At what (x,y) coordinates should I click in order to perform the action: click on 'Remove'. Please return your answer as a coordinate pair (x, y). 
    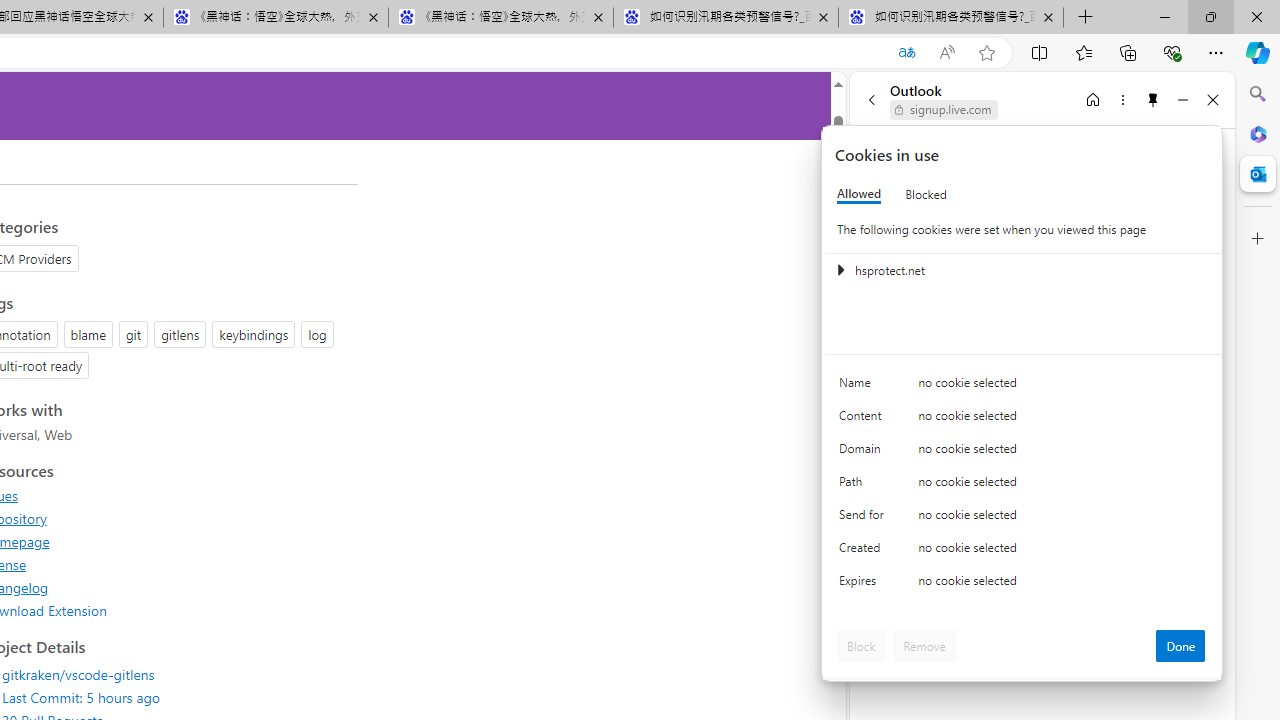
    Looking at the image, I should click on (923, 645).